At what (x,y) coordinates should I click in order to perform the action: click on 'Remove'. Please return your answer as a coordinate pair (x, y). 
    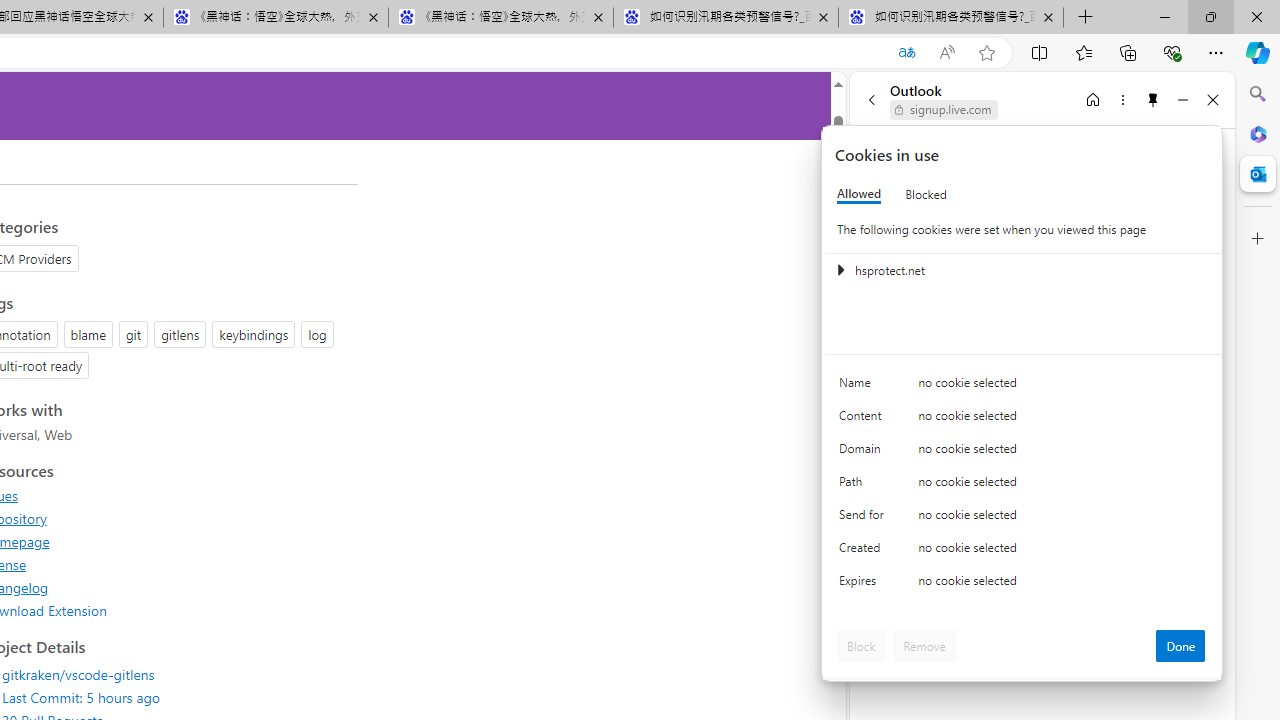
    Looking at the image, I should click on (923, 645).